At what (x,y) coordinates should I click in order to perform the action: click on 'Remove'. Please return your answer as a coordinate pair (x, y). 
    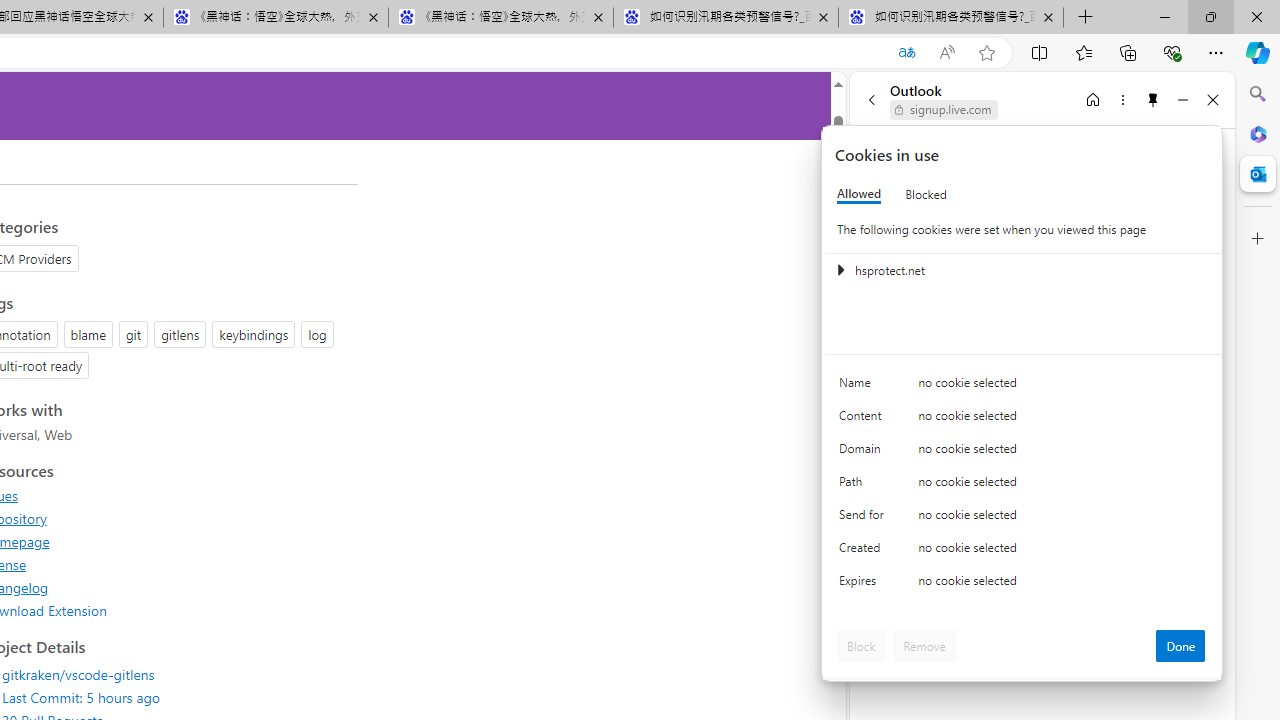
    Looking at the image, I should click on (923, 645).